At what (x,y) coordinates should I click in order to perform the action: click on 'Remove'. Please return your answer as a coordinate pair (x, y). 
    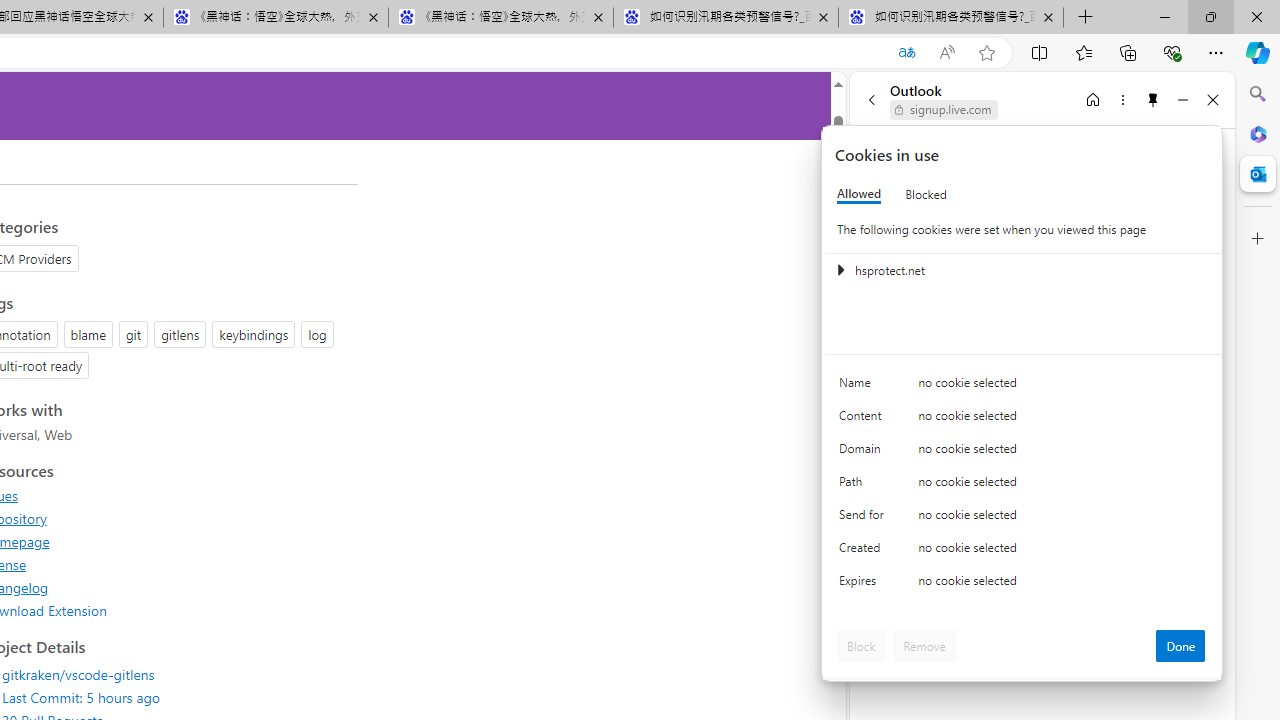
    Looking at the image, I should click on (923, 645).